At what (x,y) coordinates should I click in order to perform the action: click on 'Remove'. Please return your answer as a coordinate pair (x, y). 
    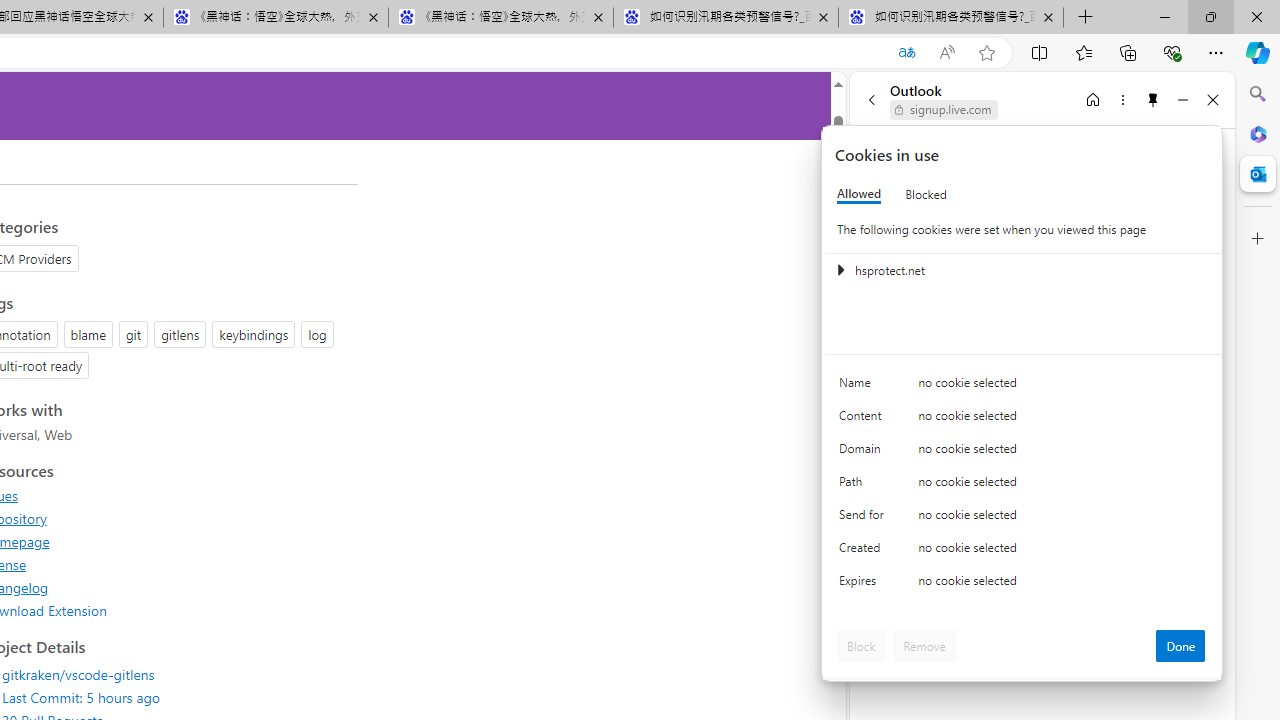
    Looking at the image, I should click on (923, 645).